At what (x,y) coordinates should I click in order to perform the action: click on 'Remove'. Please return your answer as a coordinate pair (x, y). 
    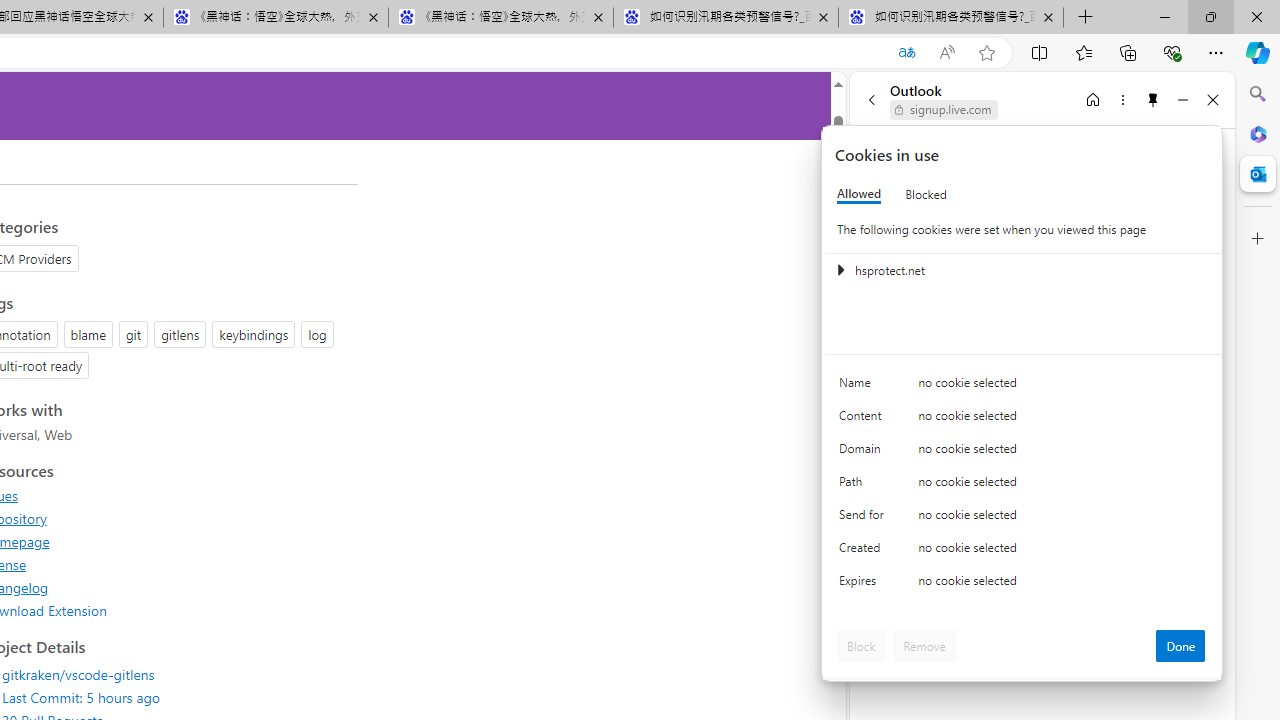
    Looking at the image, I should click on (923, 645).